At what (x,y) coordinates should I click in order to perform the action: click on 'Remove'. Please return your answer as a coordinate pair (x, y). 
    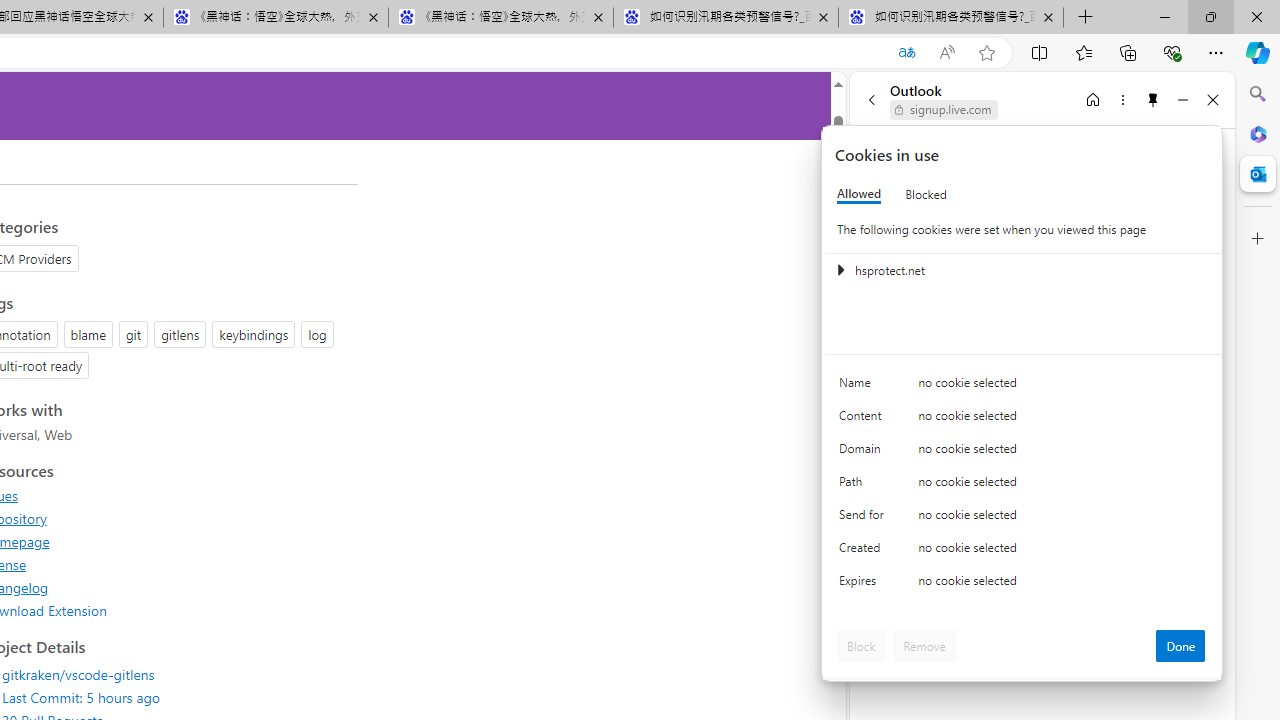
    Looking at the image, I should click on (923, 645).